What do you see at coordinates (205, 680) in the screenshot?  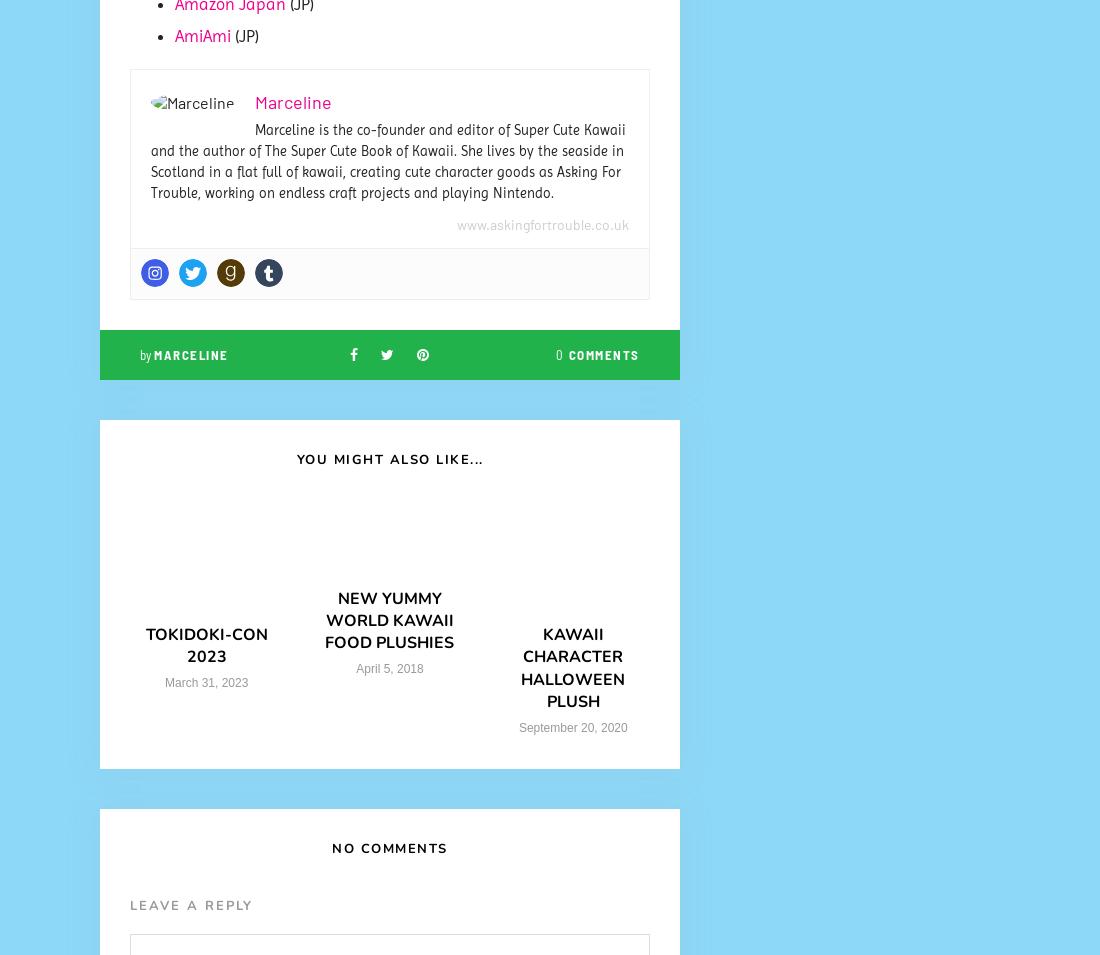 I see `'March 31, 2023'` at bounding box center [205, 680].